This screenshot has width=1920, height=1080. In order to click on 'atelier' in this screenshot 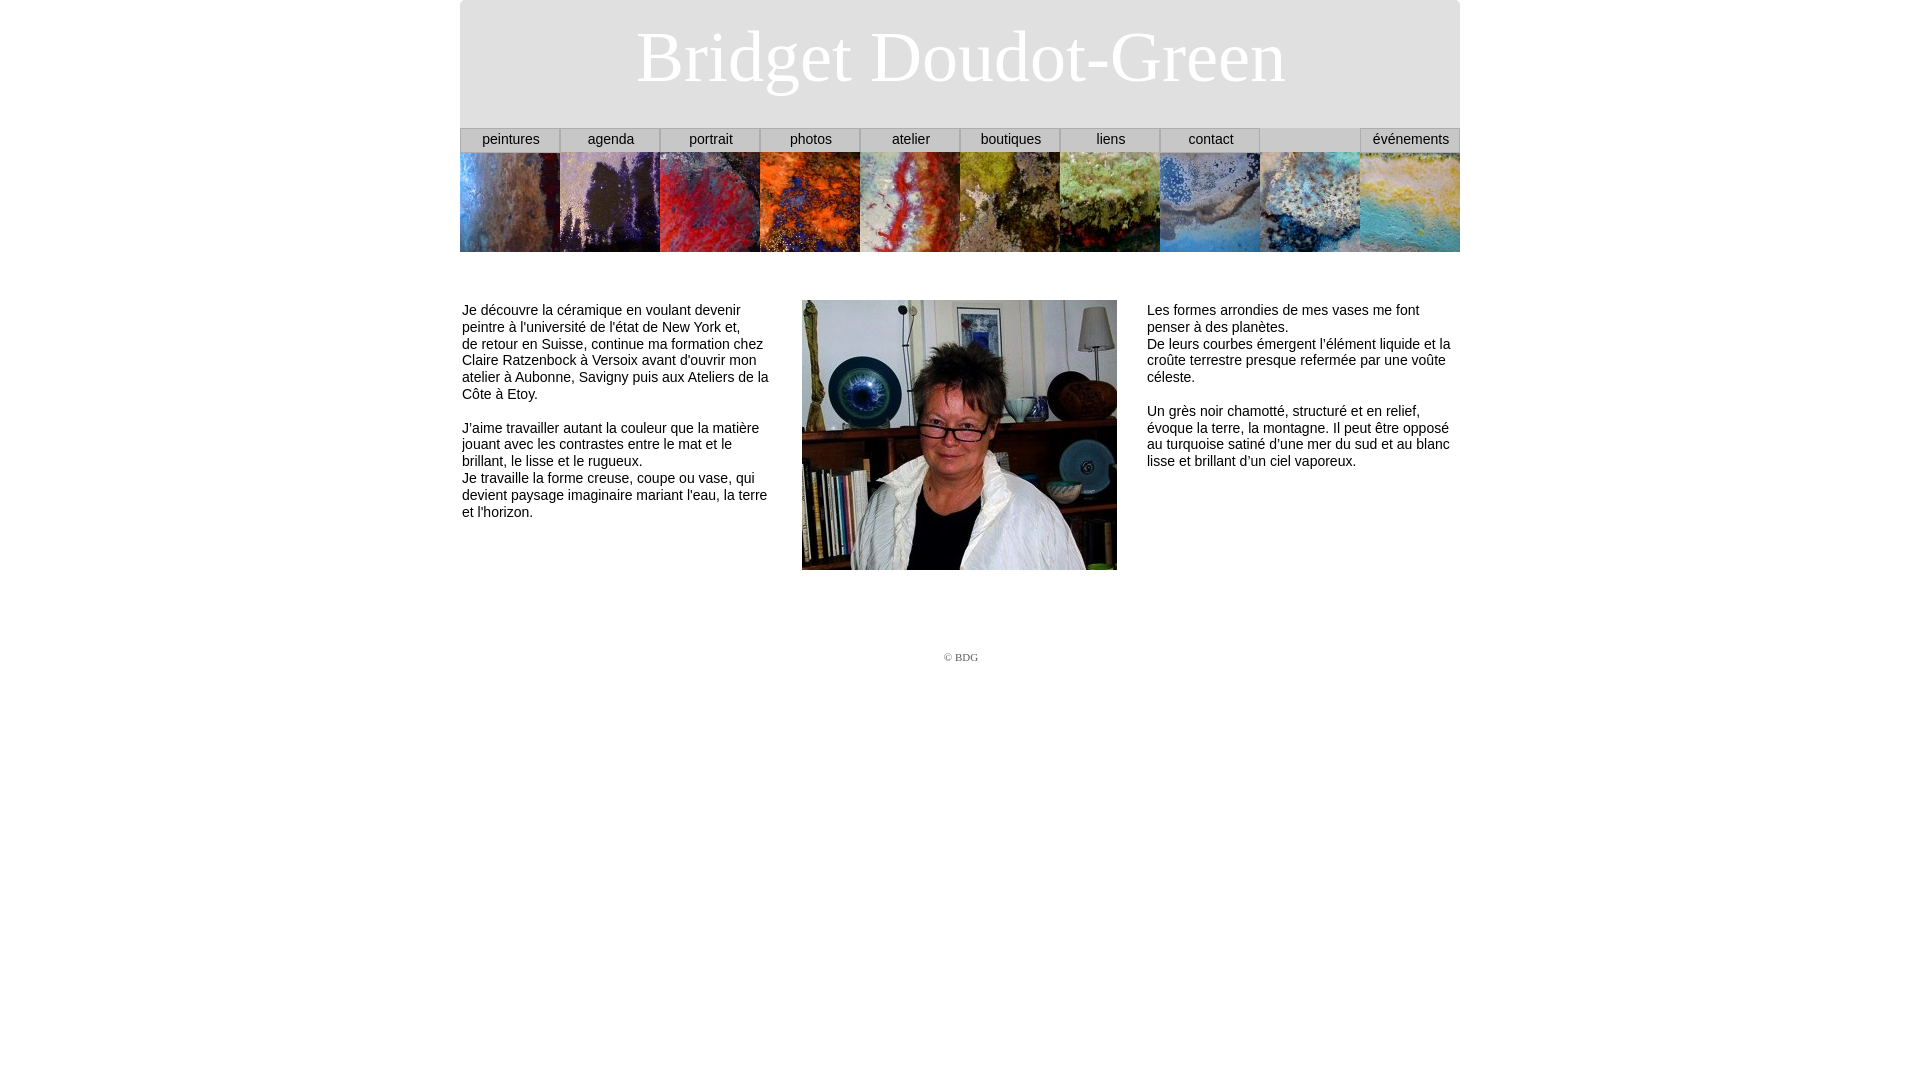, I will do `click(910, 137)`.